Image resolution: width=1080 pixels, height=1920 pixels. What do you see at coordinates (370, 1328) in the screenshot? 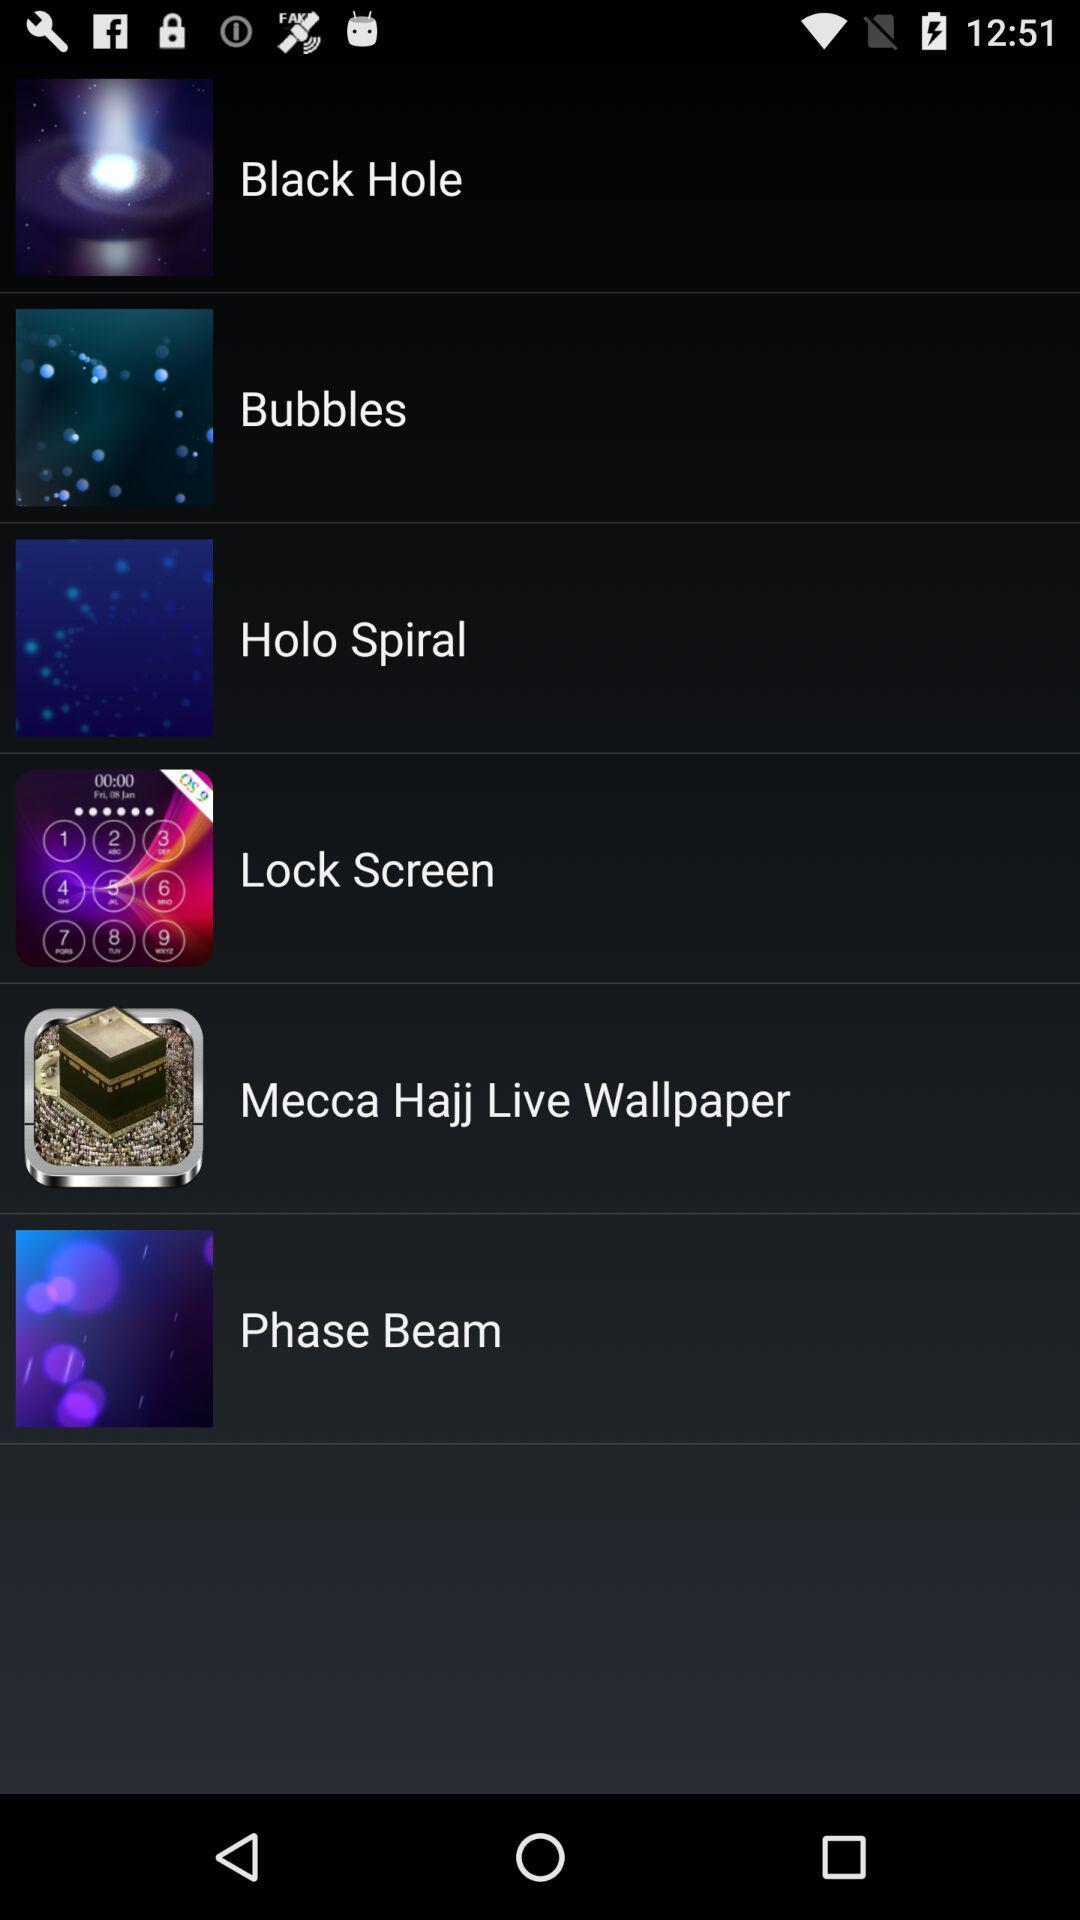
I see `phase beam` at bounding box center [370, 1328].